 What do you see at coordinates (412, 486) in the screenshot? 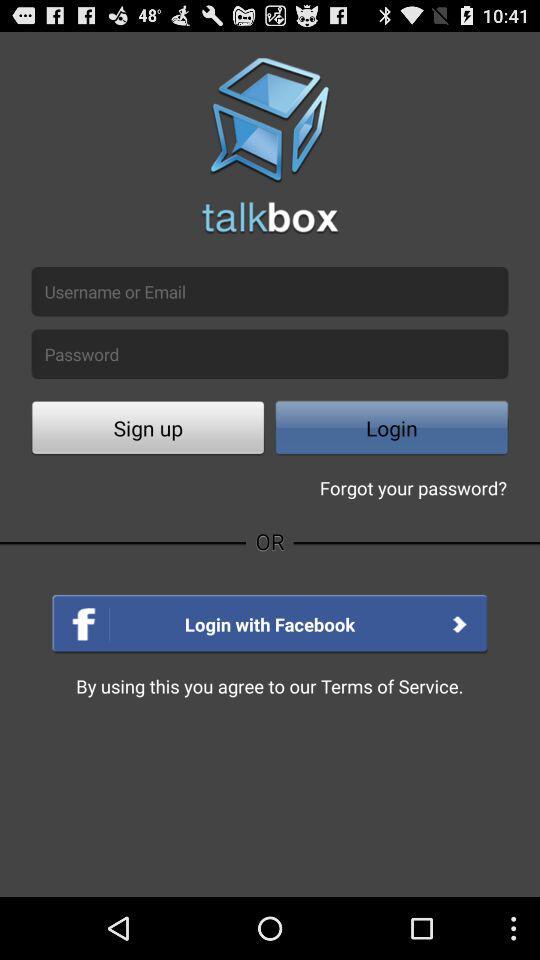
I see `the forgot your password? icon` at bounding box center [412, 486].